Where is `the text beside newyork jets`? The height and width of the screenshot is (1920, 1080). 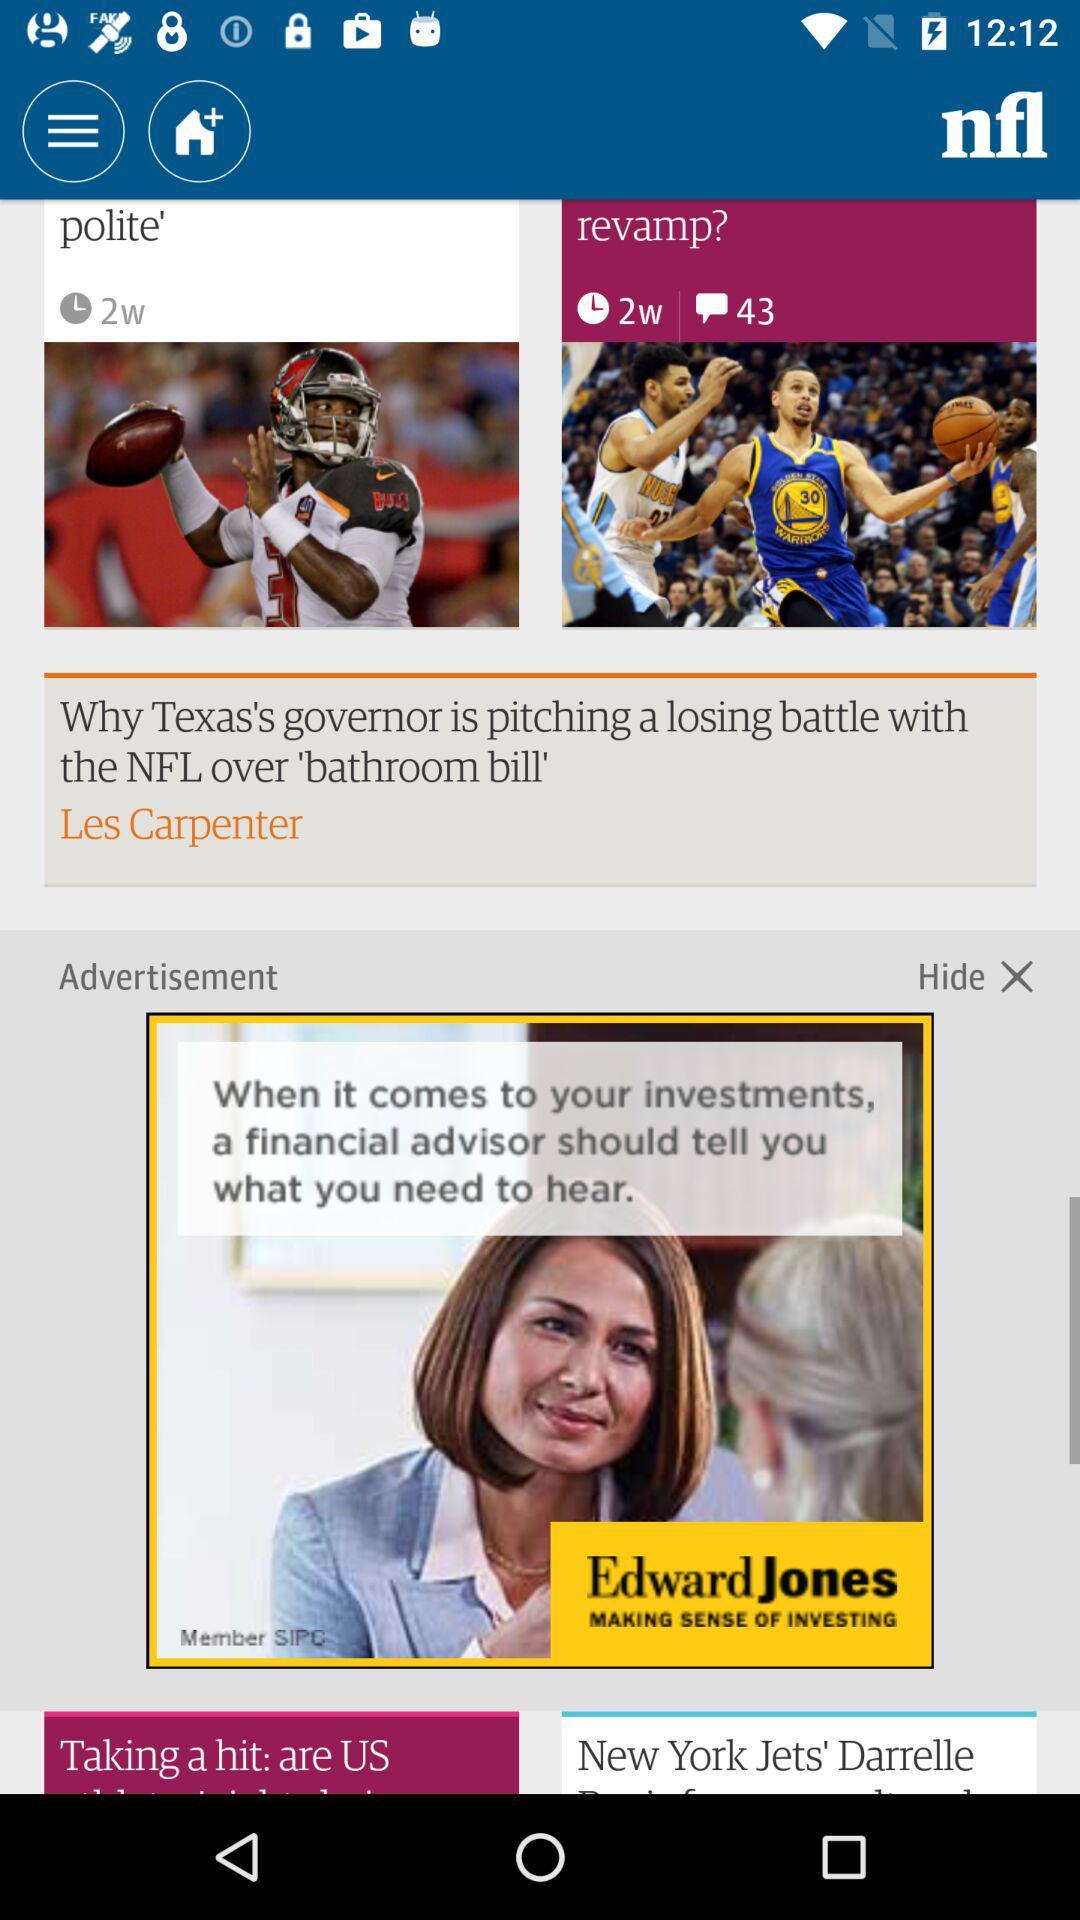 the text beside newyork jets is located at coordinates (281, 1751).